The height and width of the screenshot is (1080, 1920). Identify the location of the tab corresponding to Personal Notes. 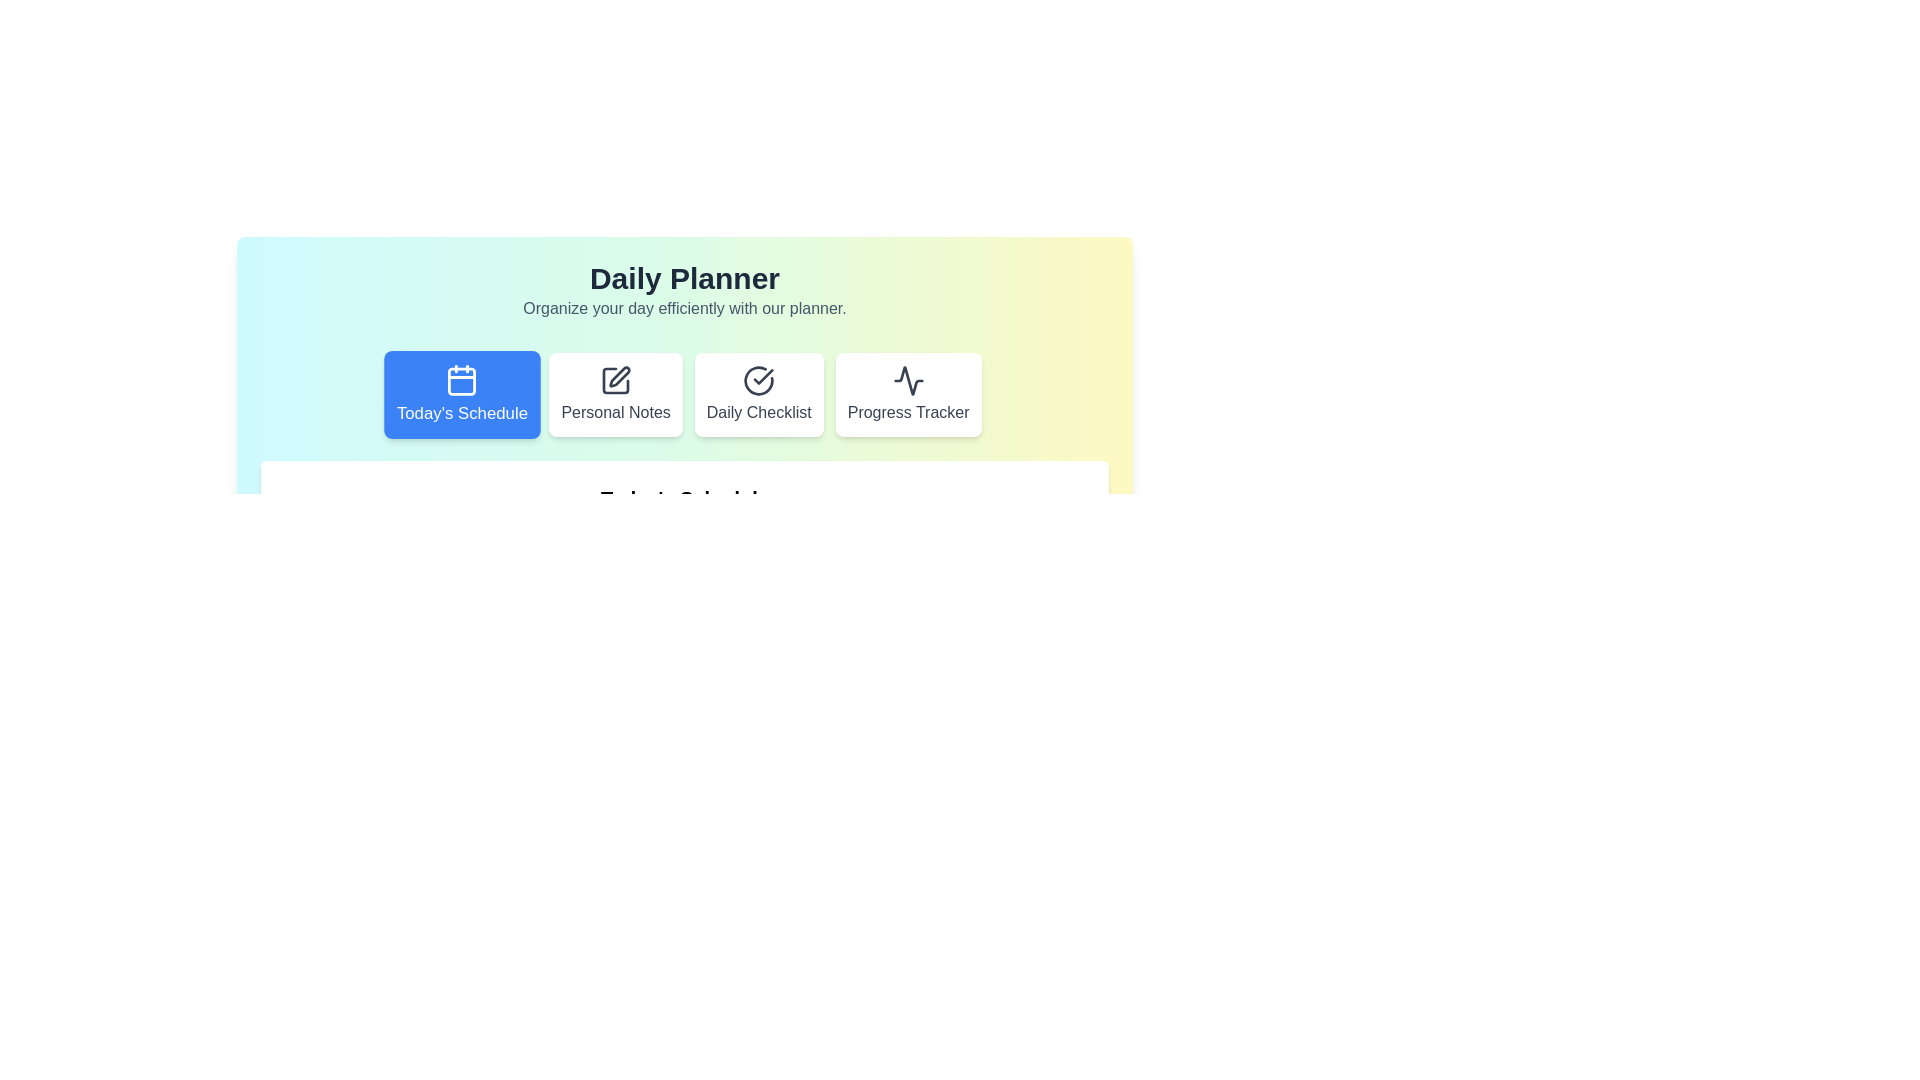
(615, 394).